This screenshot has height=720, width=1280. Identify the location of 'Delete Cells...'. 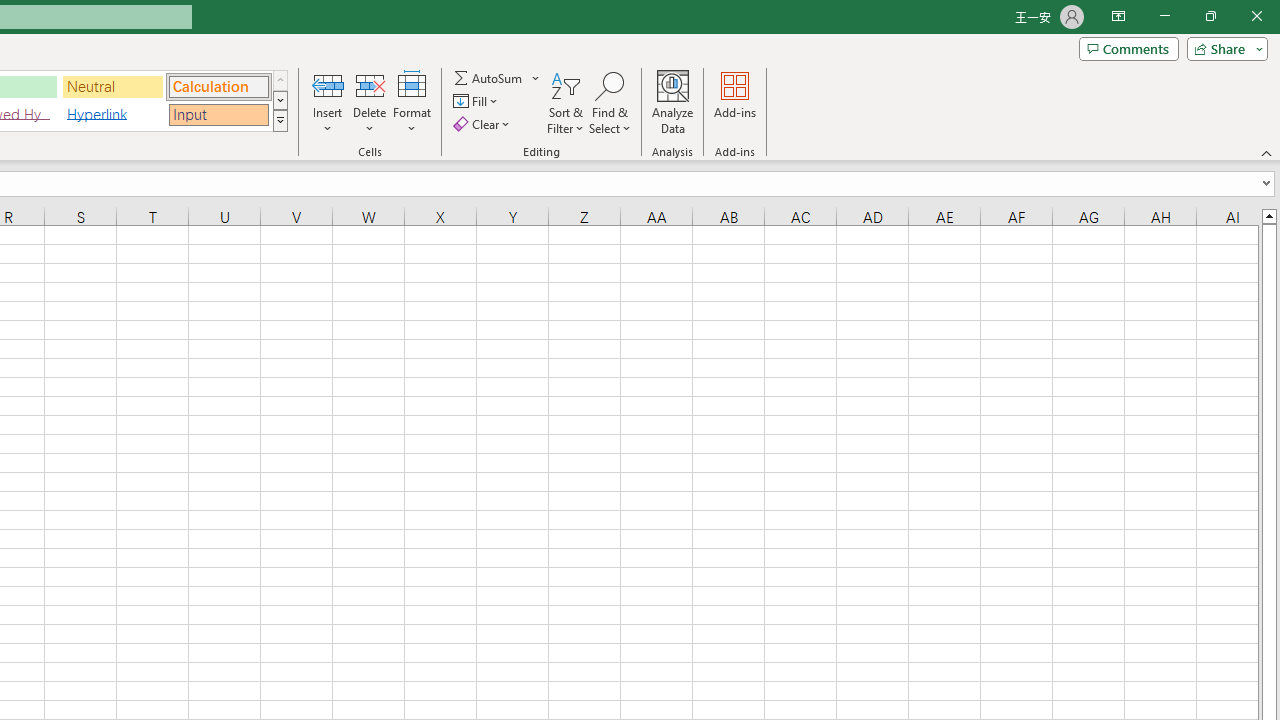
(369, 84).